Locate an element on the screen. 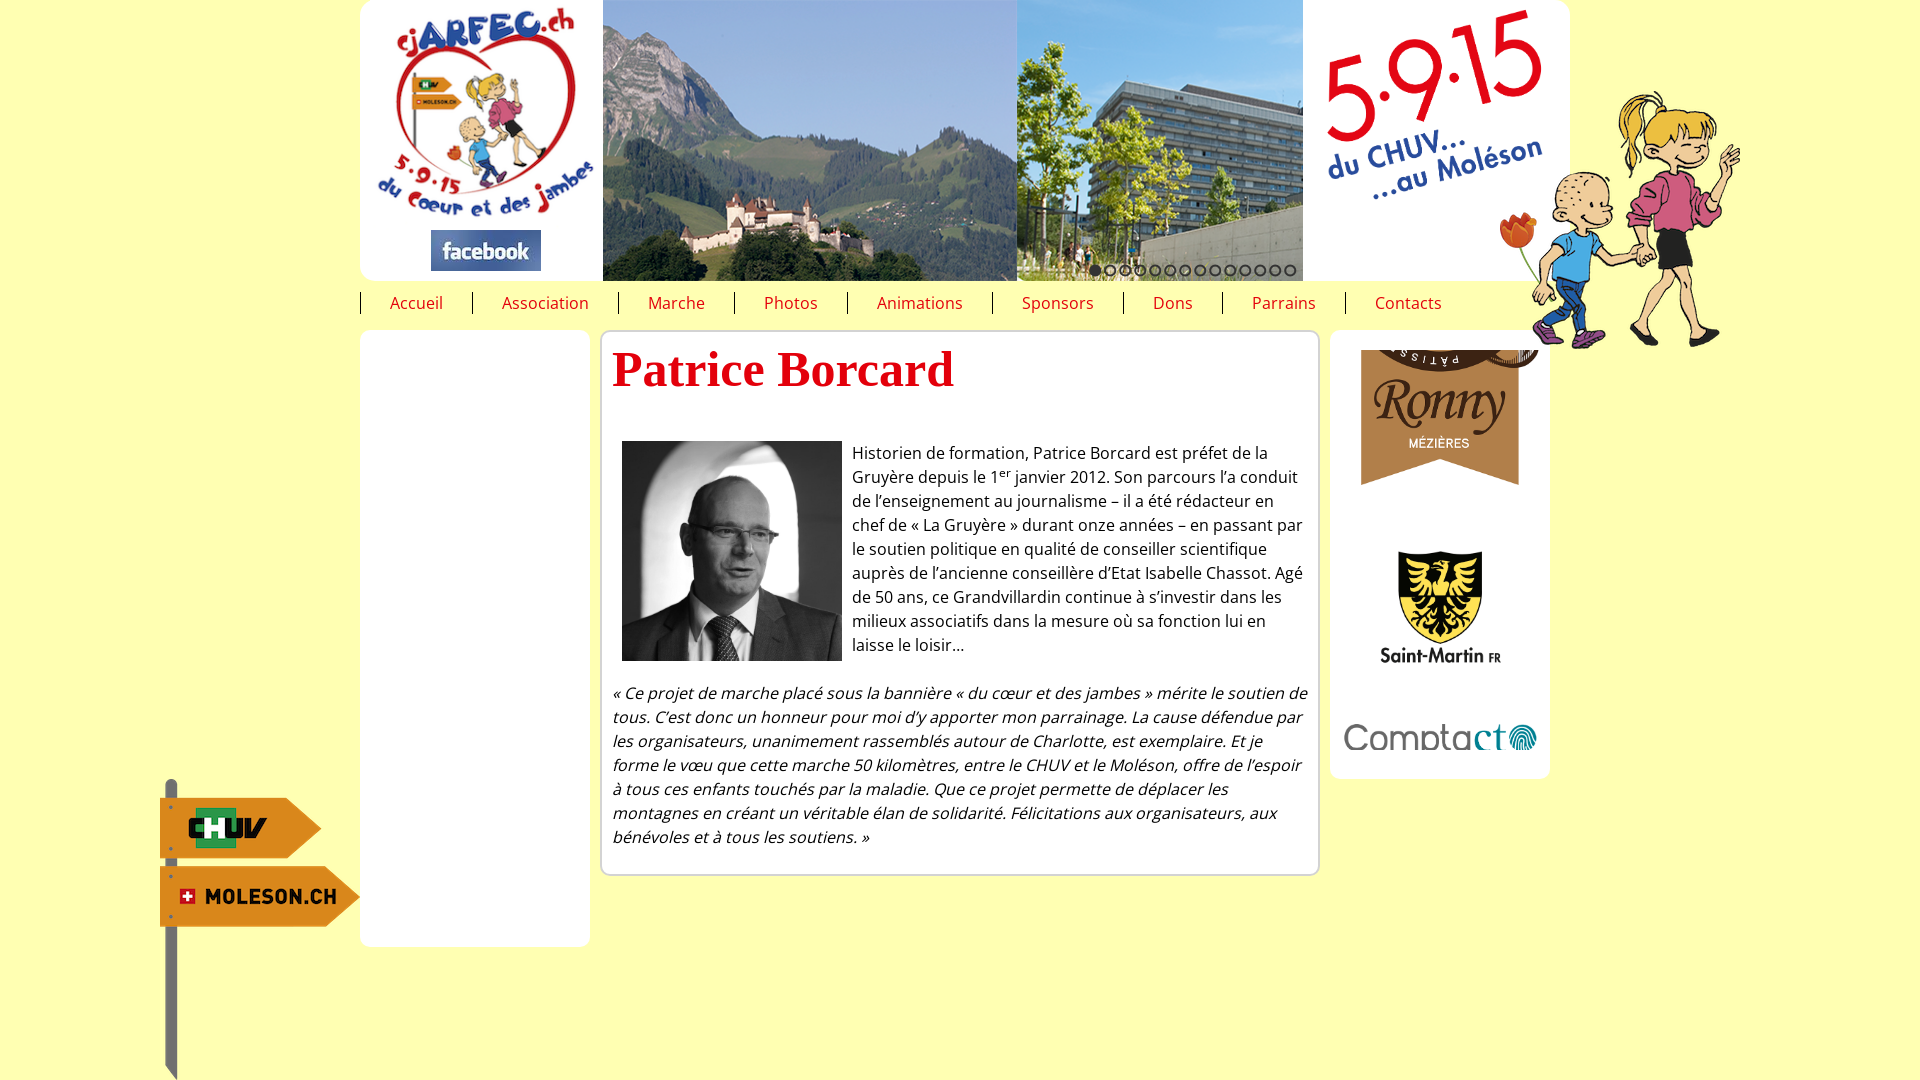 Image resolution: width=1920 pixels, height=1080 pixels. '9' is located at coordinates (1214, 270).